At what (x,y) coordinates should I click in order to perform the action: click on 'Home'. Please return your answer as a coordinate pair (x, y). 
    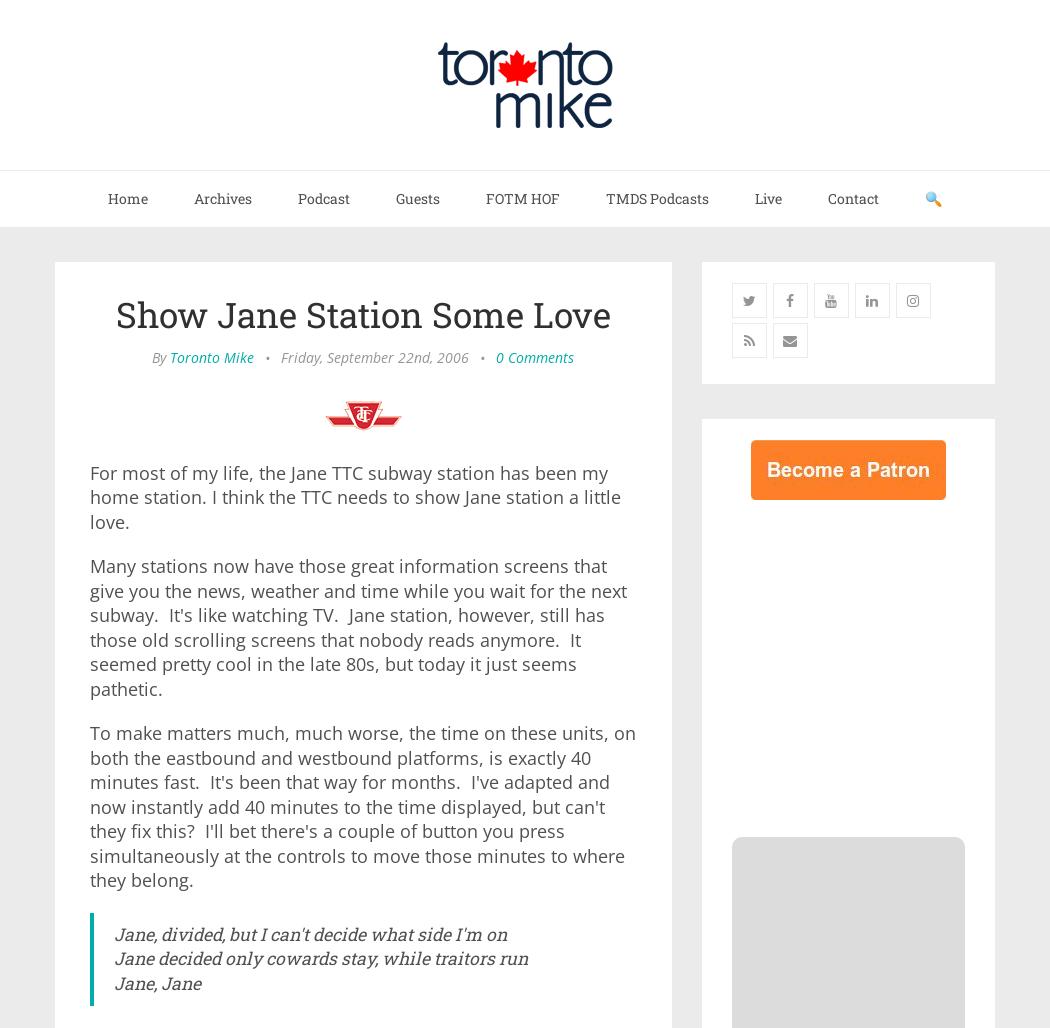
    Looking at the image, I should click on (126, 197).